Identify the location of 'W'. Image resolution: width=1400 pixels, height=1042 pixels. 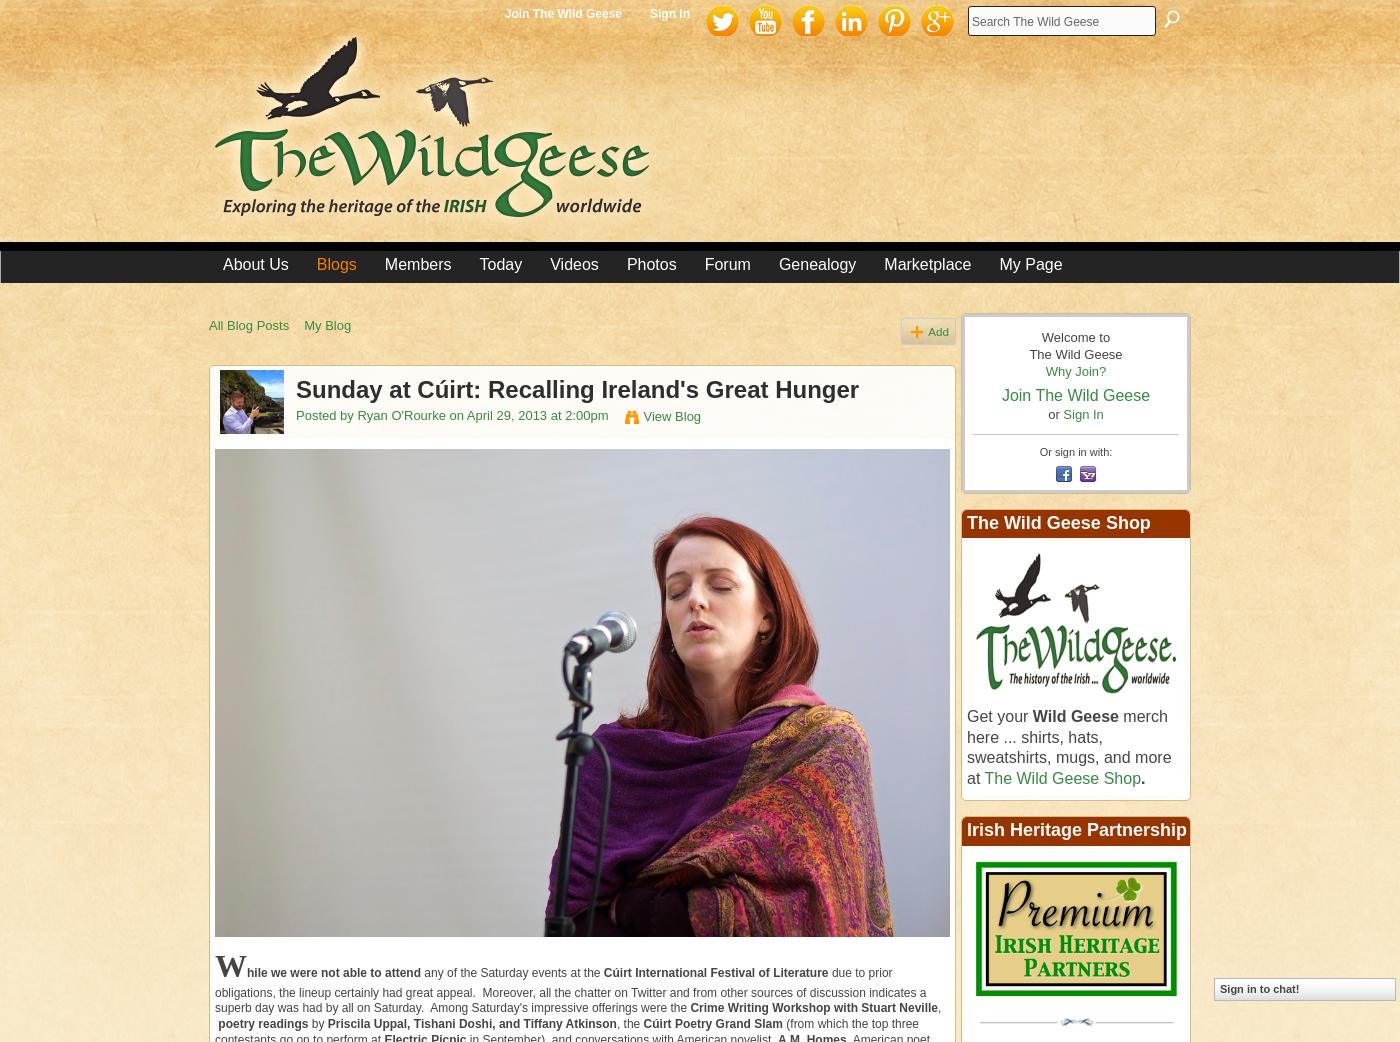
(231, 966).